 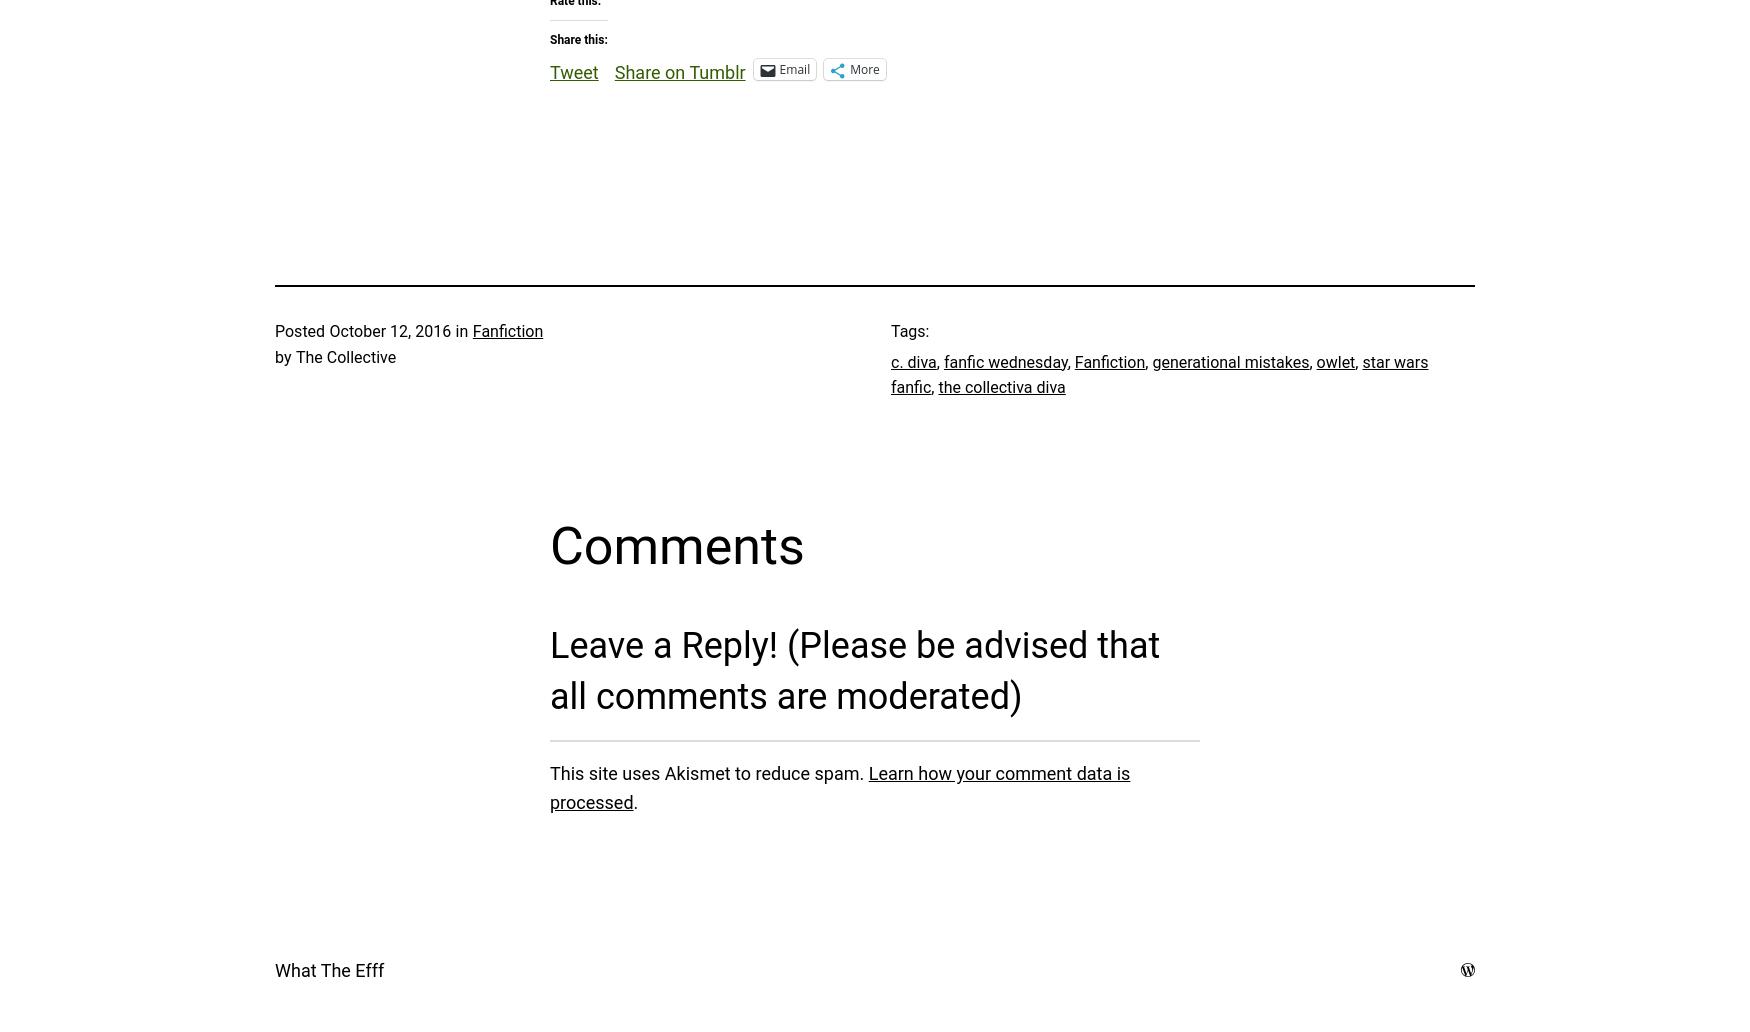 What do you see at coordinates (855, 670) in the screenshot?
I see `'Leave a Reply! (Please be advised that all comments are moderated)'` at bounding box center [855, 670].